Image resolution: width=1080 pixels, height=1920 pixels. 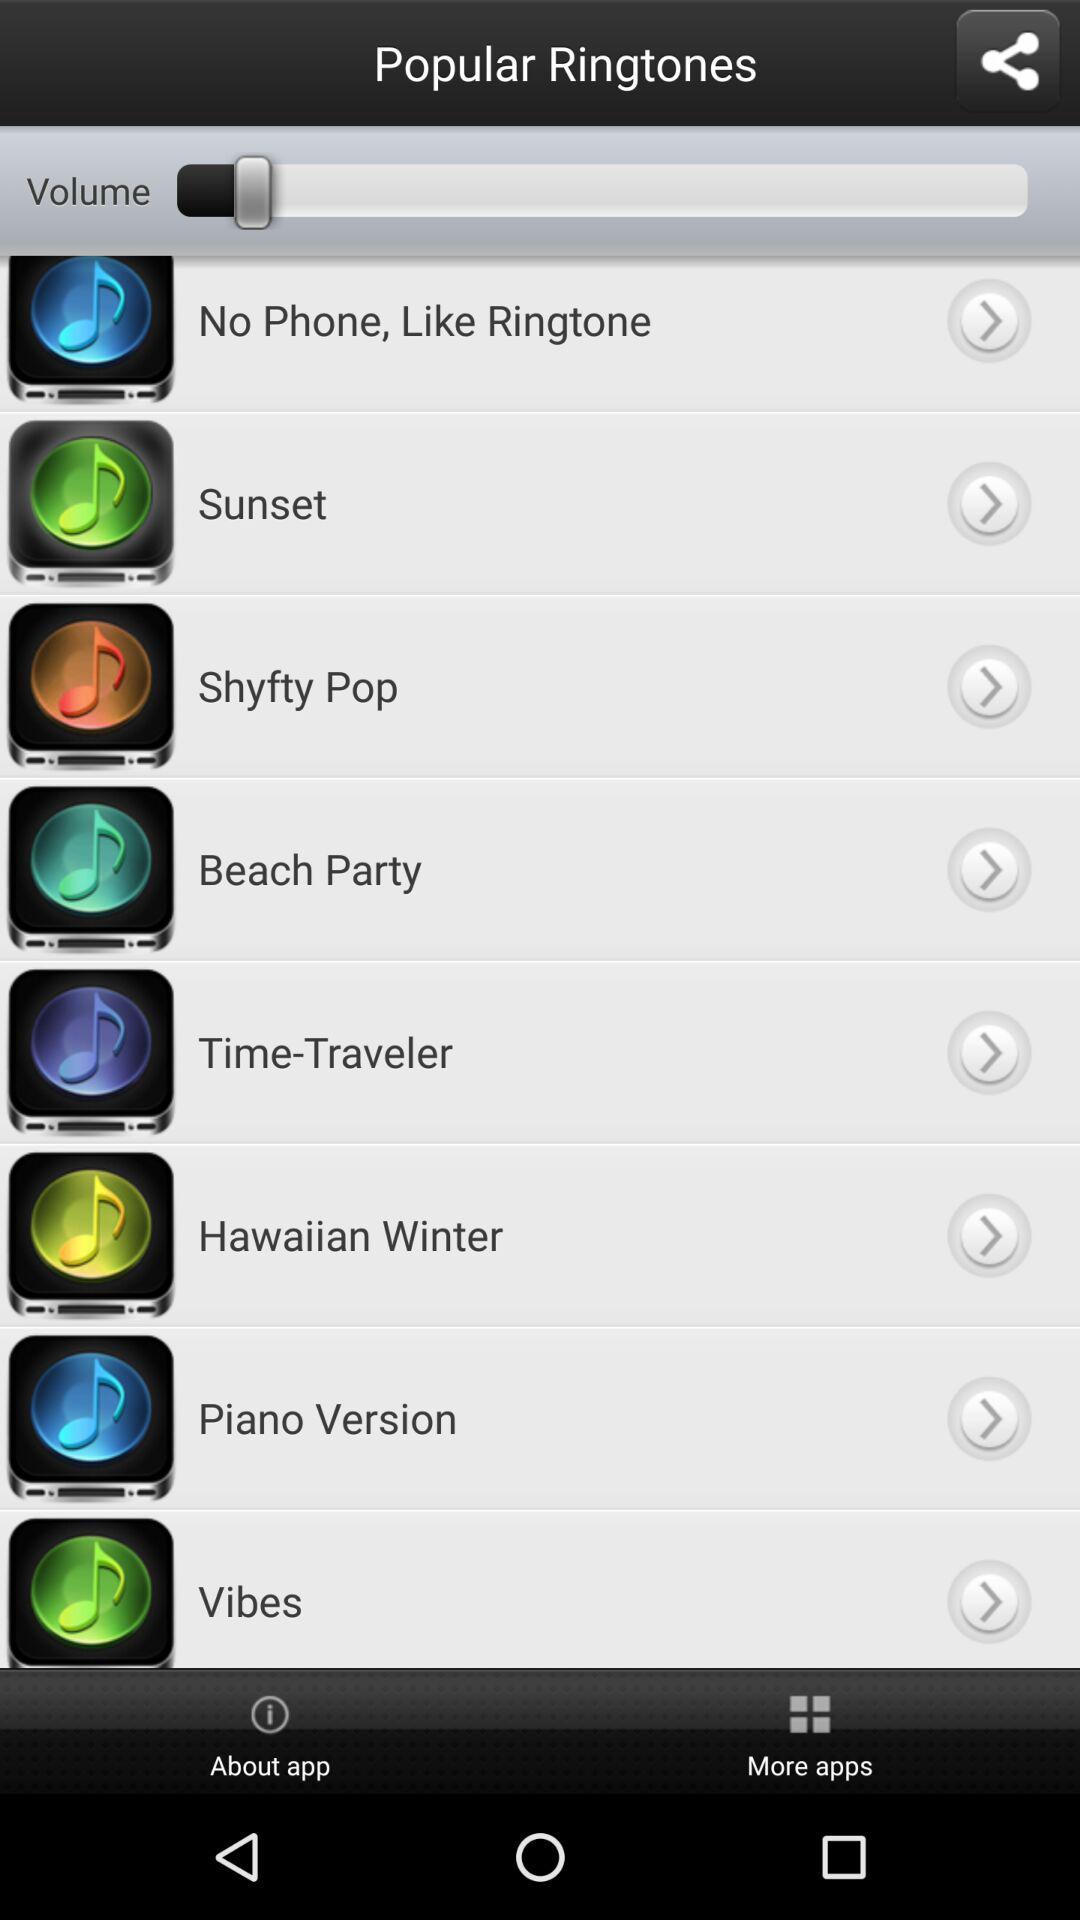 What do you see at coordinates (987, 685) in the screenshot?
I see `open shyfty pop` at bounding box center [987, 685].